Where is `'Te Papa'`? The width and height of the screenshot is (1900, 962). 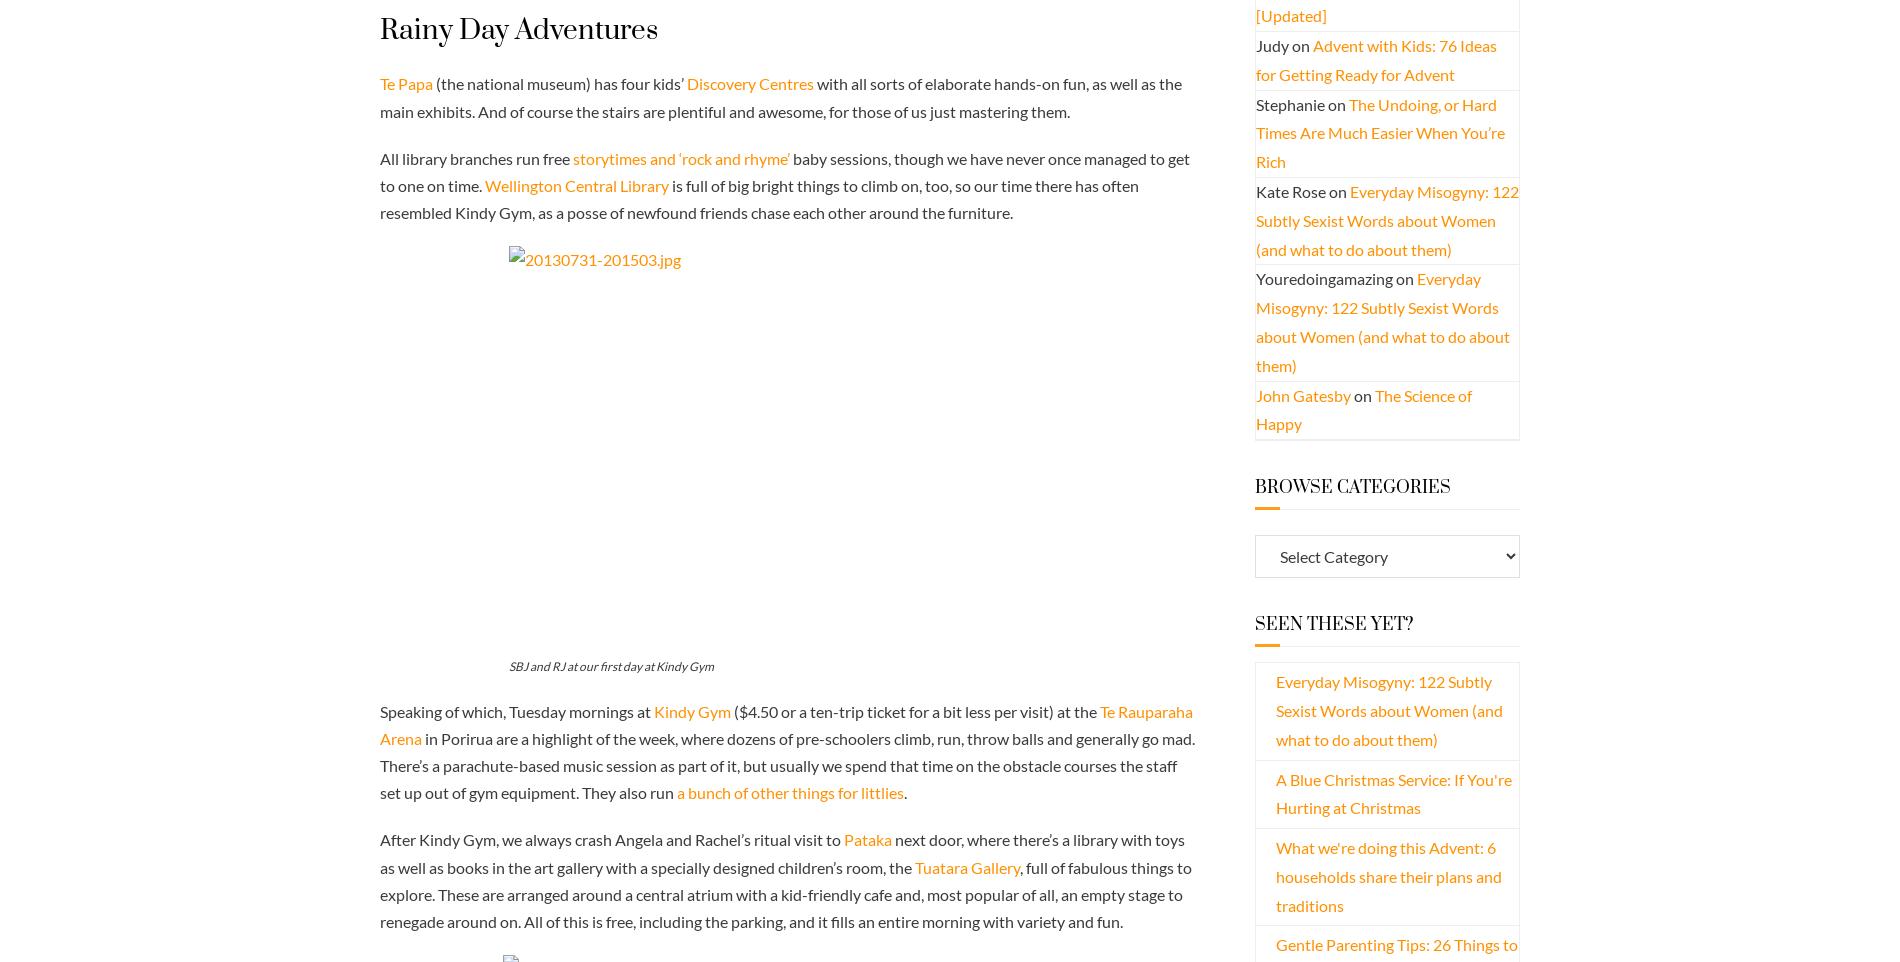 'Te Papa' is located at coordinates (379, 83).